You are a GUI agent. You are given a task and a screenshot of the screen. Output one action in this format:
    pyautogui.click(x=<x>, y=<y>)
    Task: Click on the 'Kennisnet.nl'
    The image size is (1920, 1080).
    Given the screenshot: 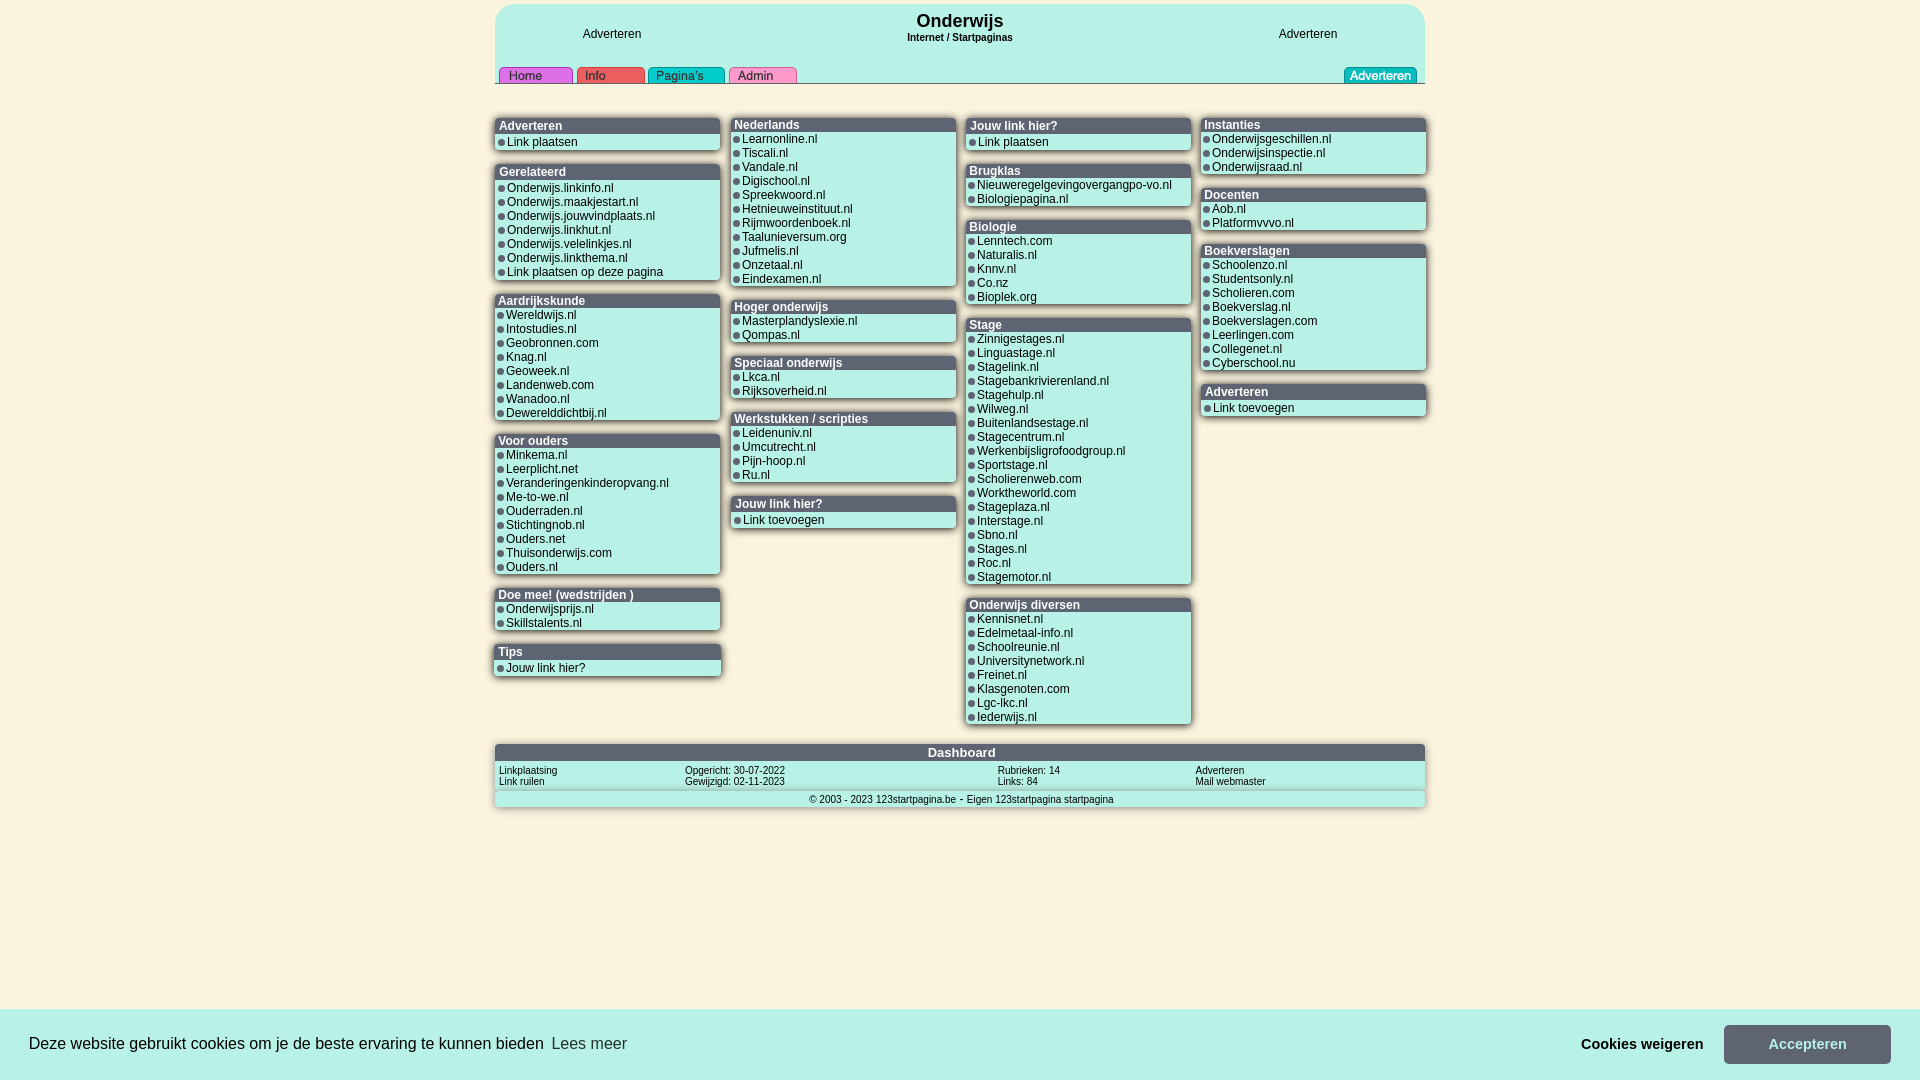 What is the action you would take?
    pyautogui.click(x=1009, y=617)
    